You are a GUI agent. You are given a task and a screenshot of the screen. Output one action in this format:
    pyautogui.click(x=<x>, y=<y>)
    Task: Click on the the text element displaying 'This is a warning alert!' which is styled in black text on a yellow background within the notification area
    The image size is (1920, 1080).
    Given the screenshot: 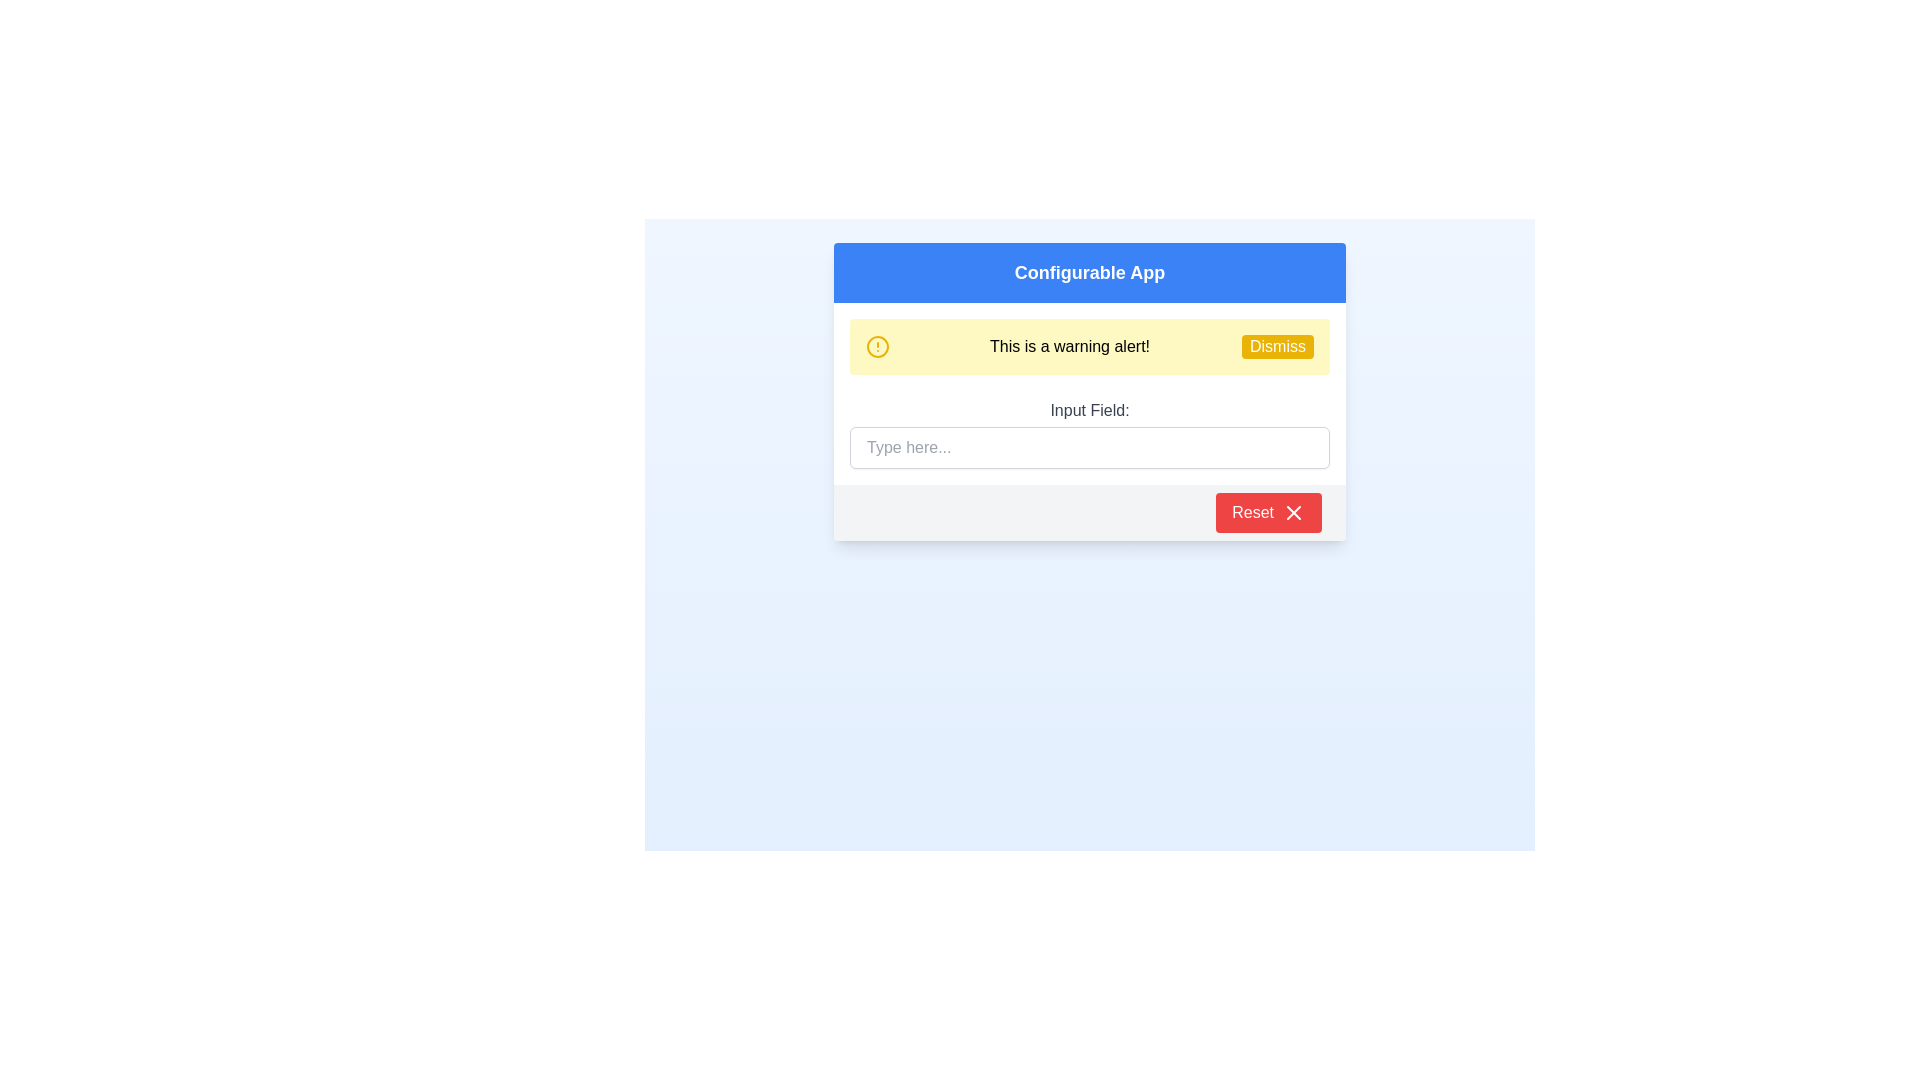 What is the action you would take?
    pyautogui.click(x=1069, y=346)
    